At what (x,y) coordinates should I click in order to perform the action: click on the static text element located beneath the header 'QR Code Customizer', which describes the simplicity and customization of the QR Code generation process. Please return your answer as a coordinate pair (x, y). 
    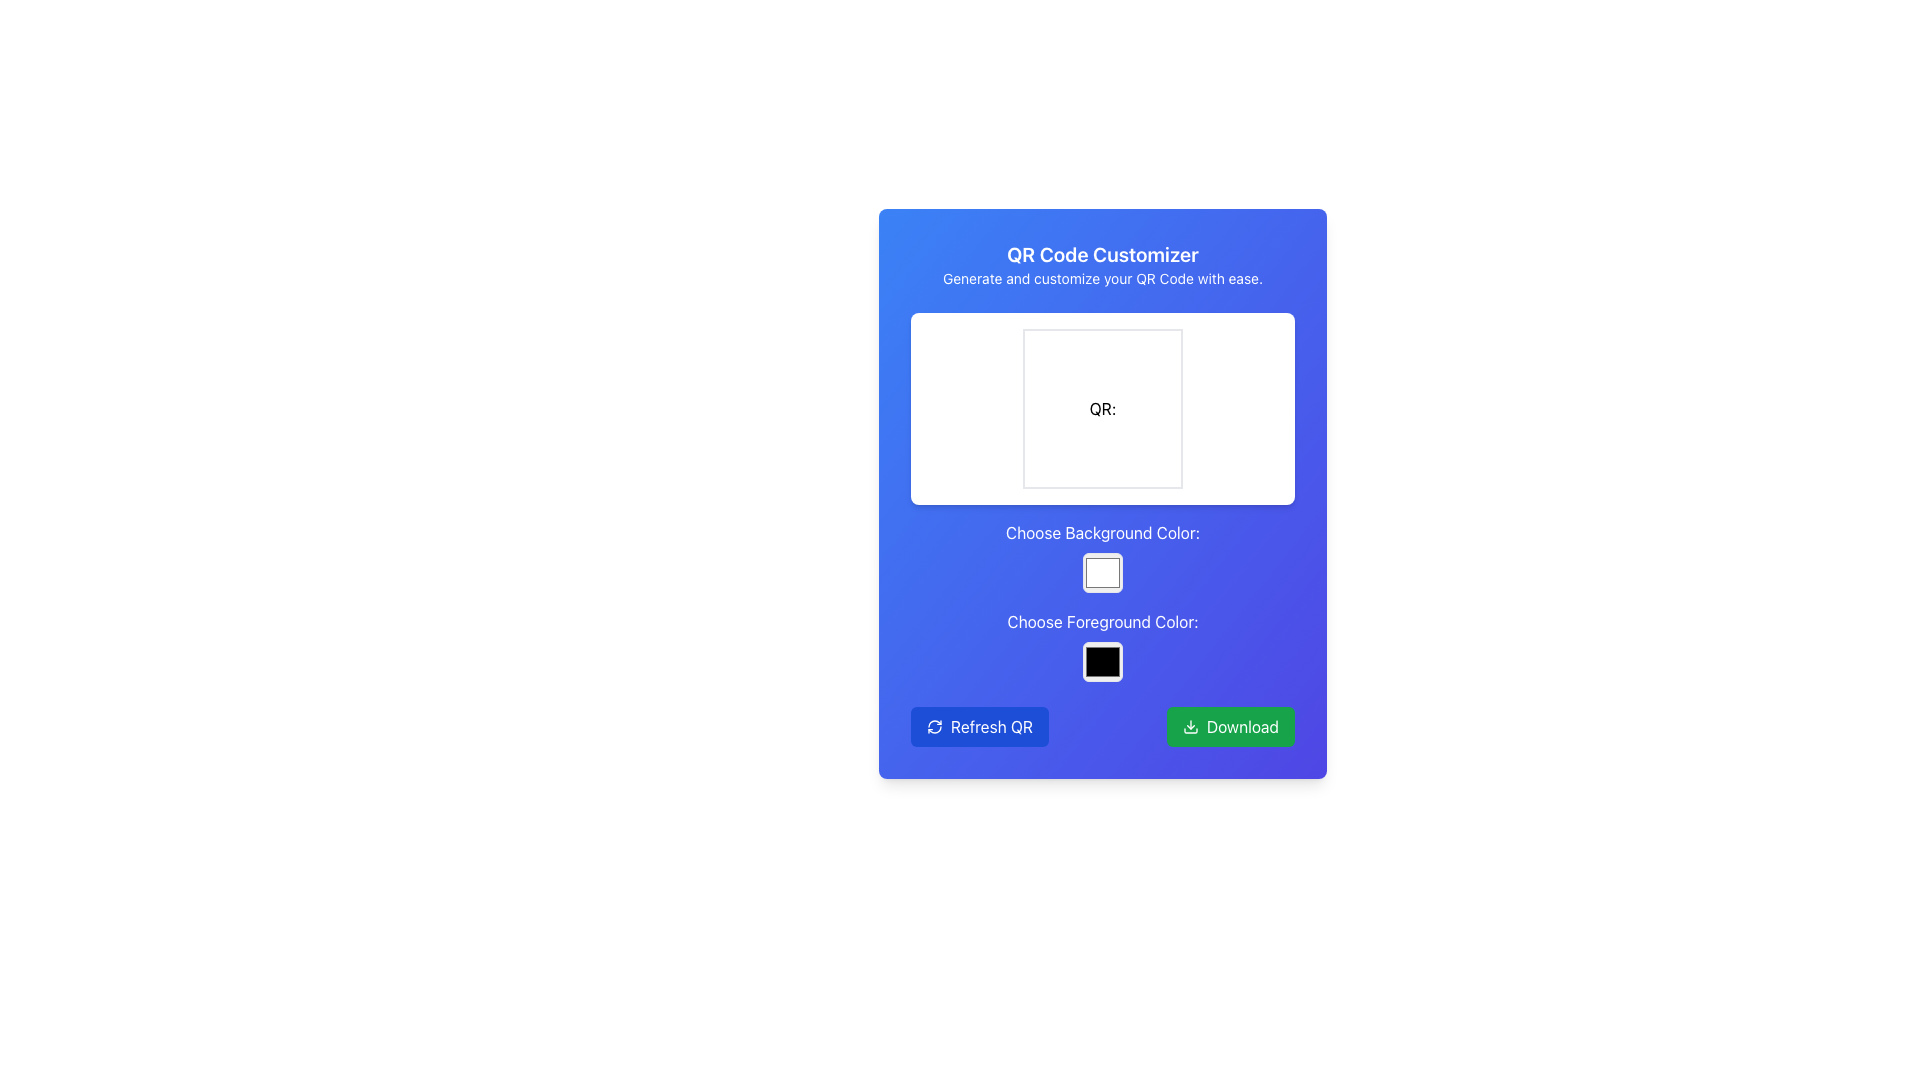
    Looking at the image, I should click on (1102, 278).